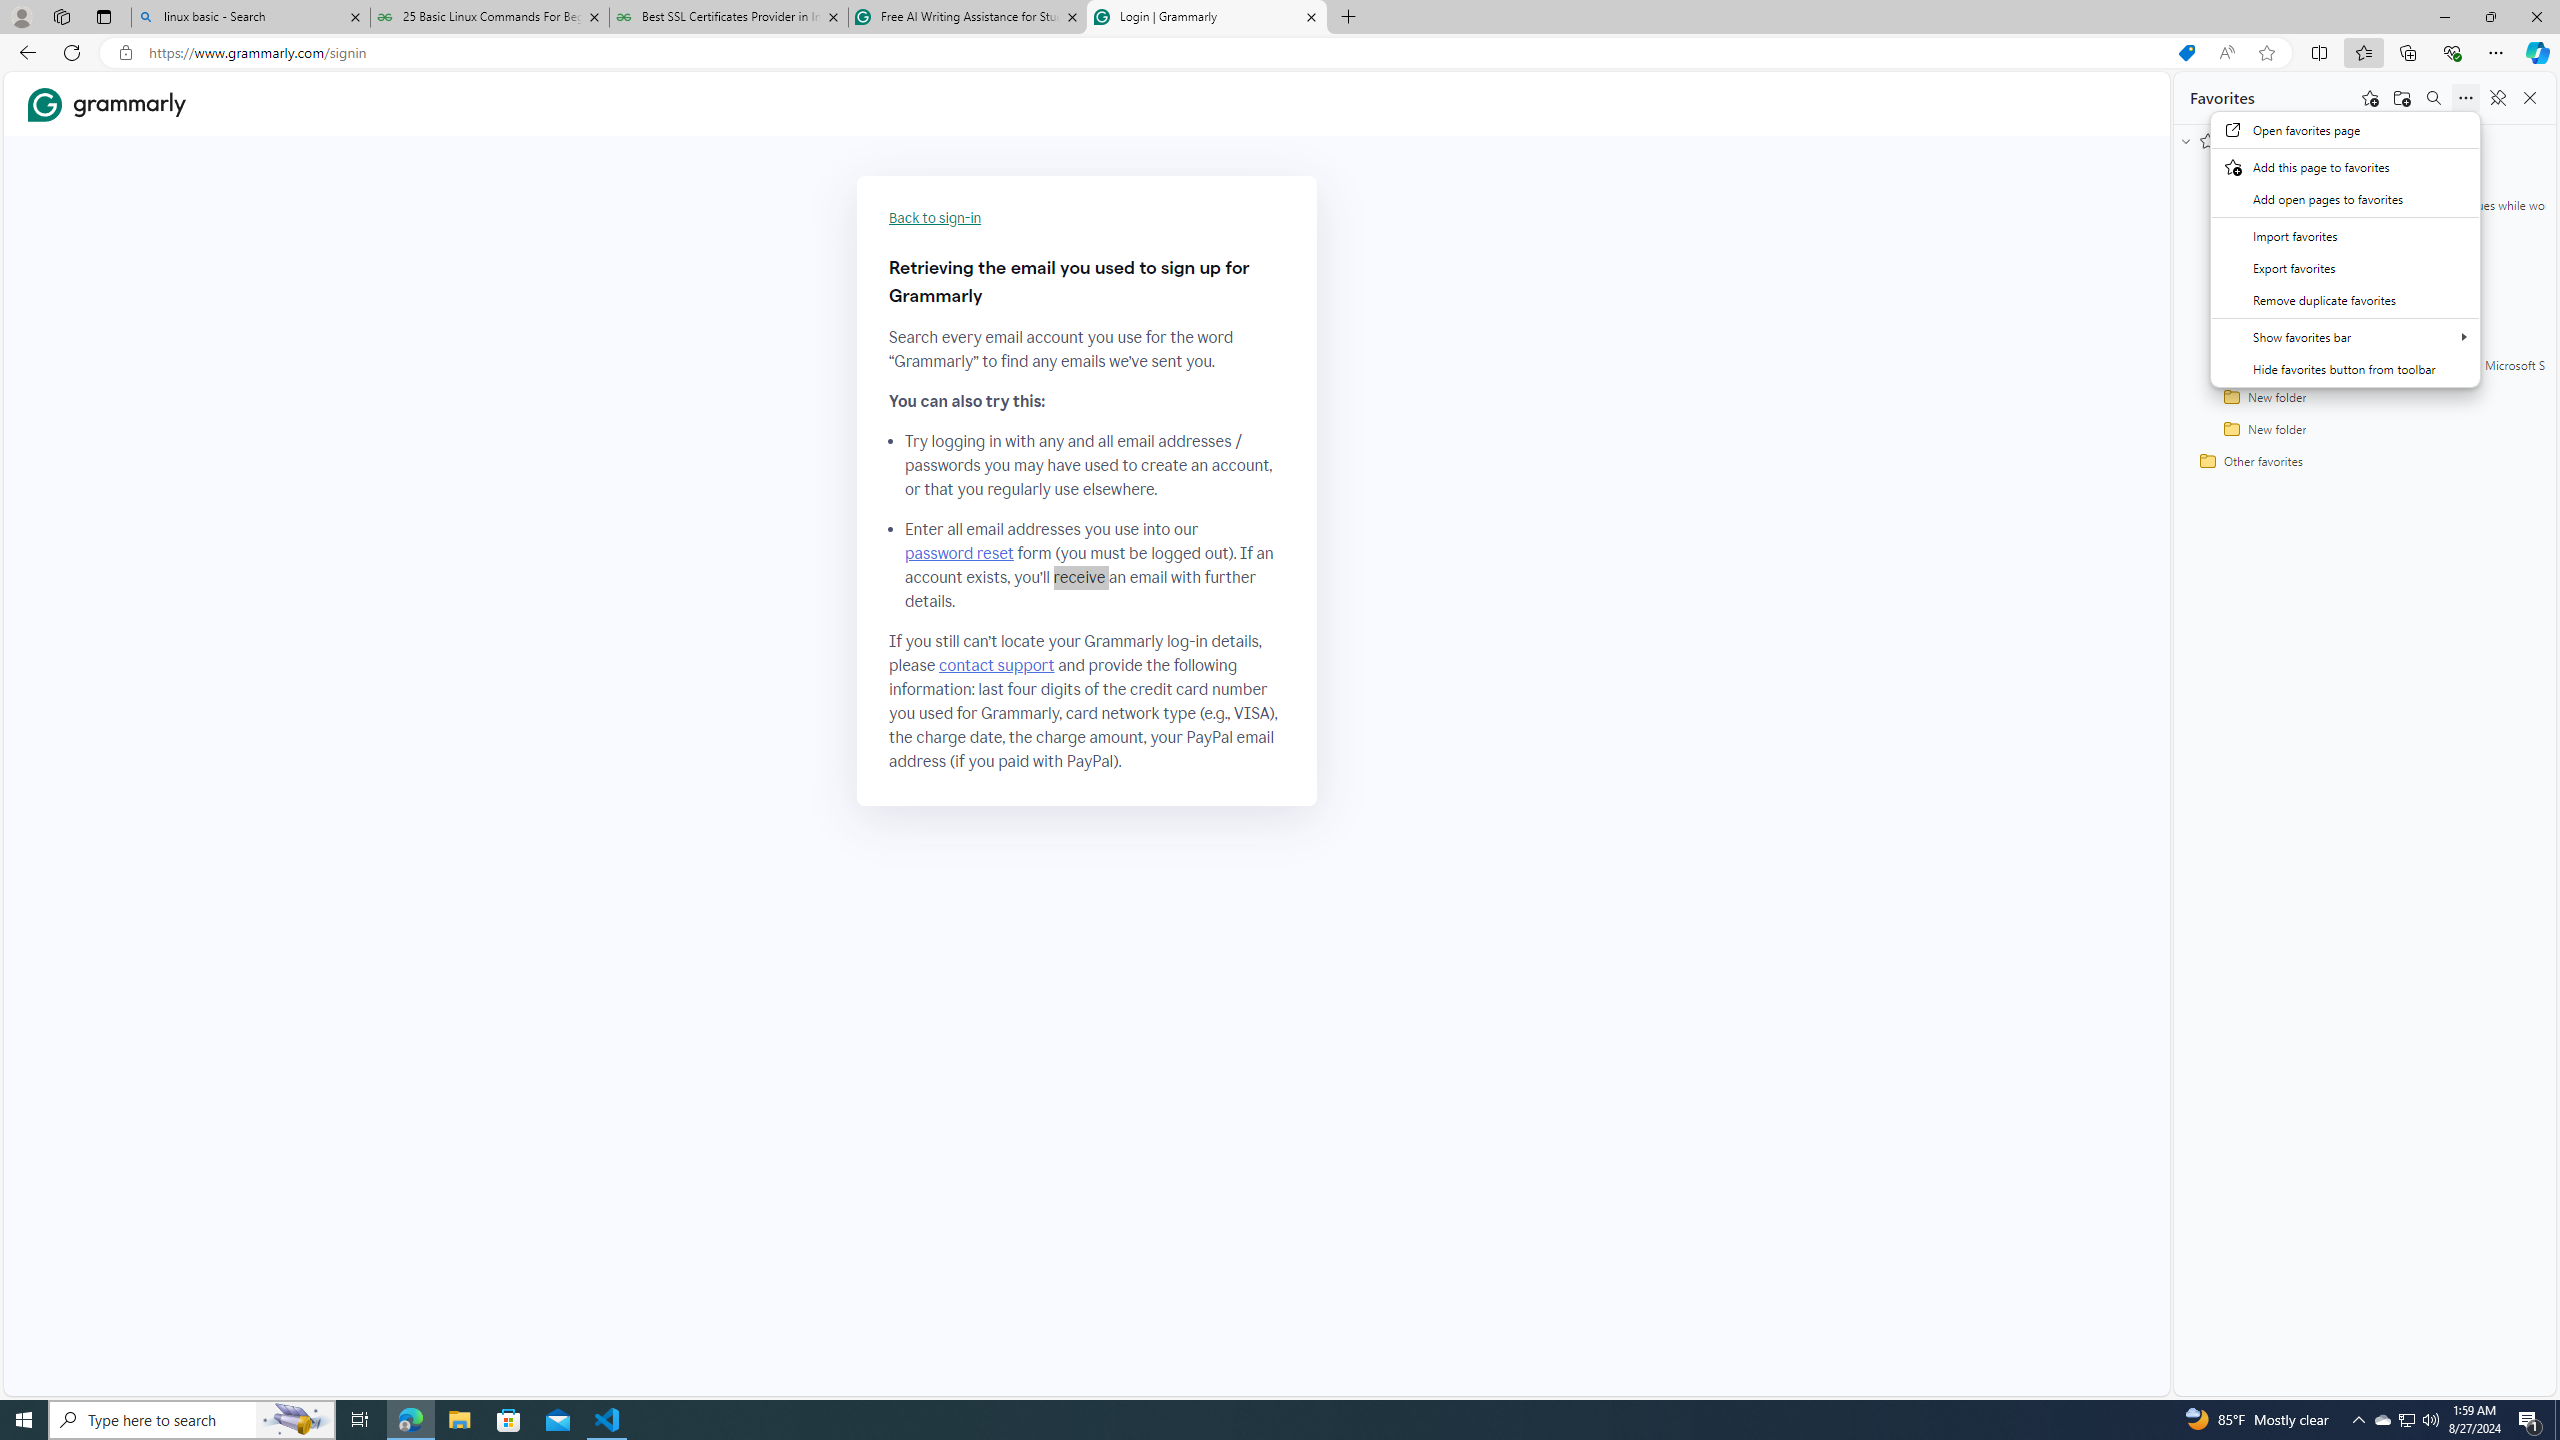 This screenshot has height=1440, width=2560. I want to click on 'Remove duplicate favorites', so click(2345, 298).